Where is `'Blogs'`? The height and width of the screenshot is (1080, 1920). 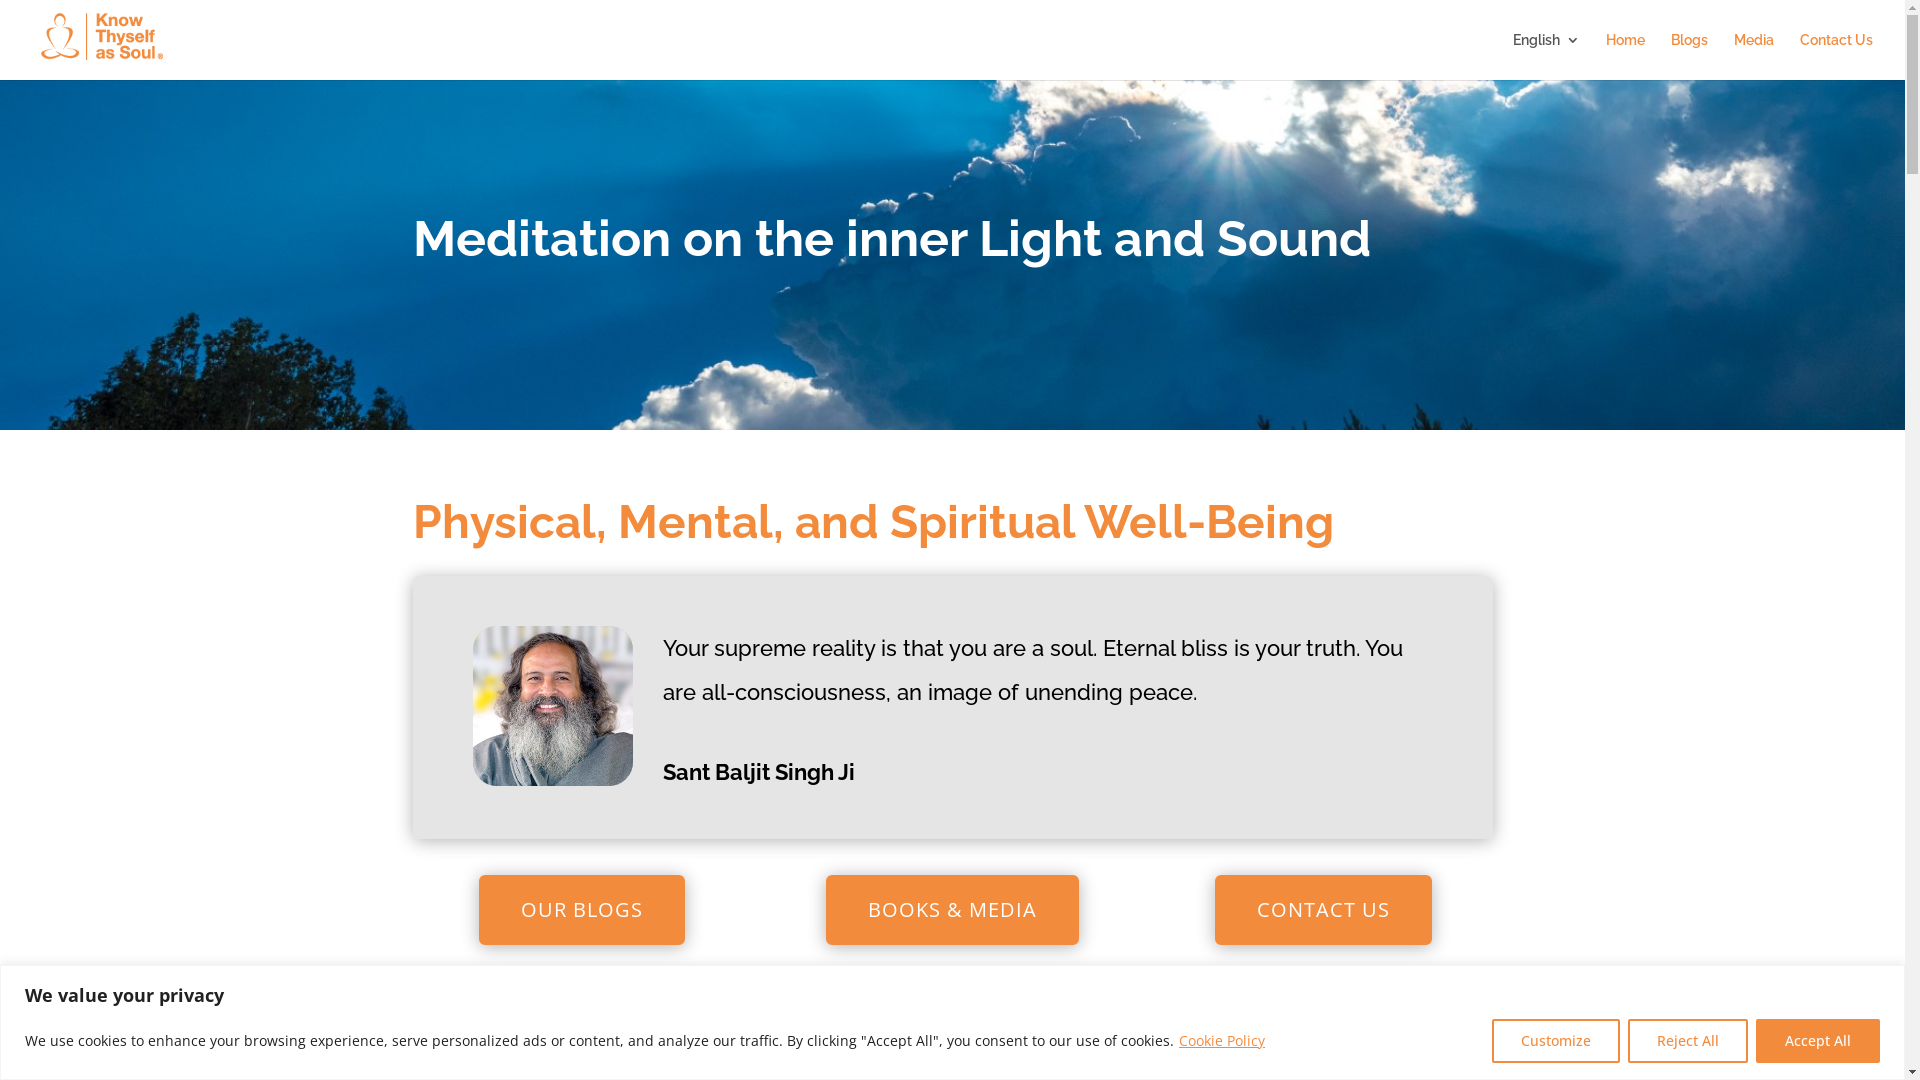
'Blogs' is located at coordinates (1670, 55).